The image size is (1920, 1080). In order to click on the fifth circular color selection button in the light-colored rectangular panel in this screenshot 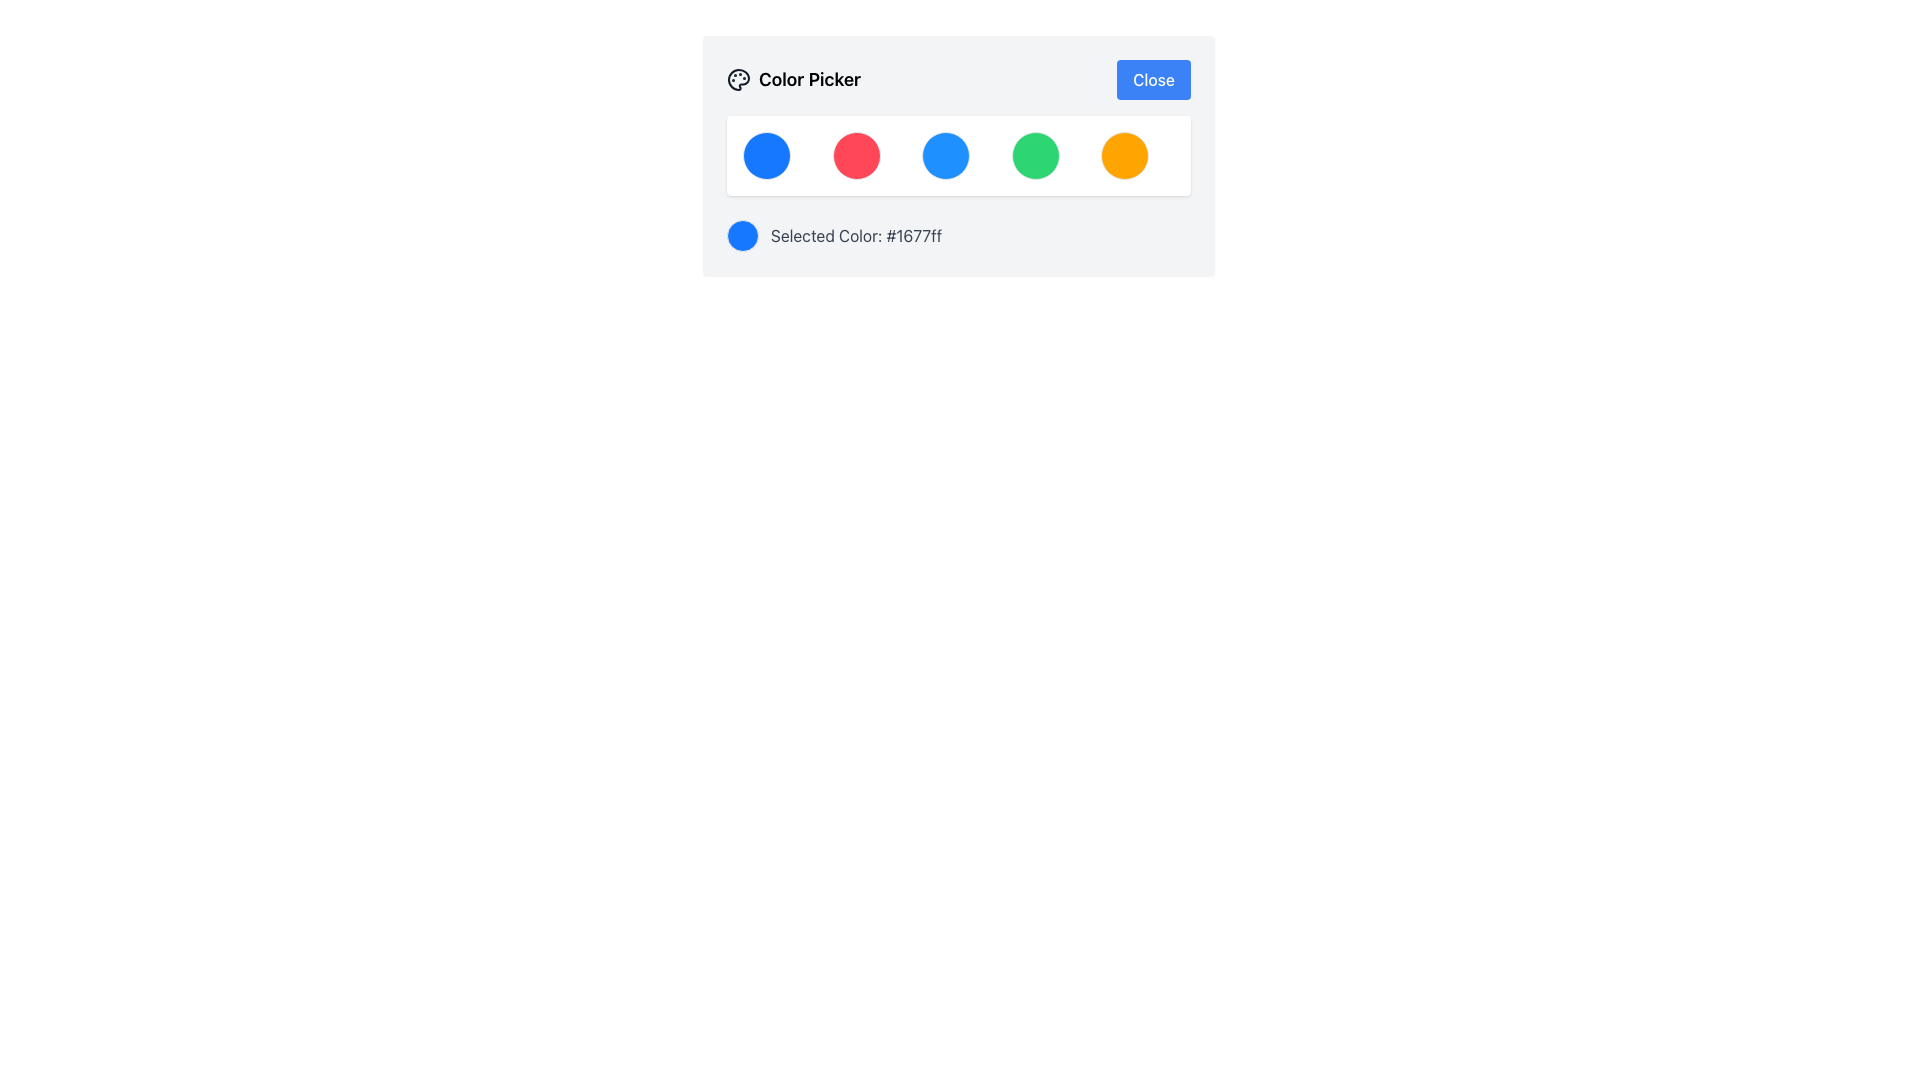, I will do `click(1125, 154)`.